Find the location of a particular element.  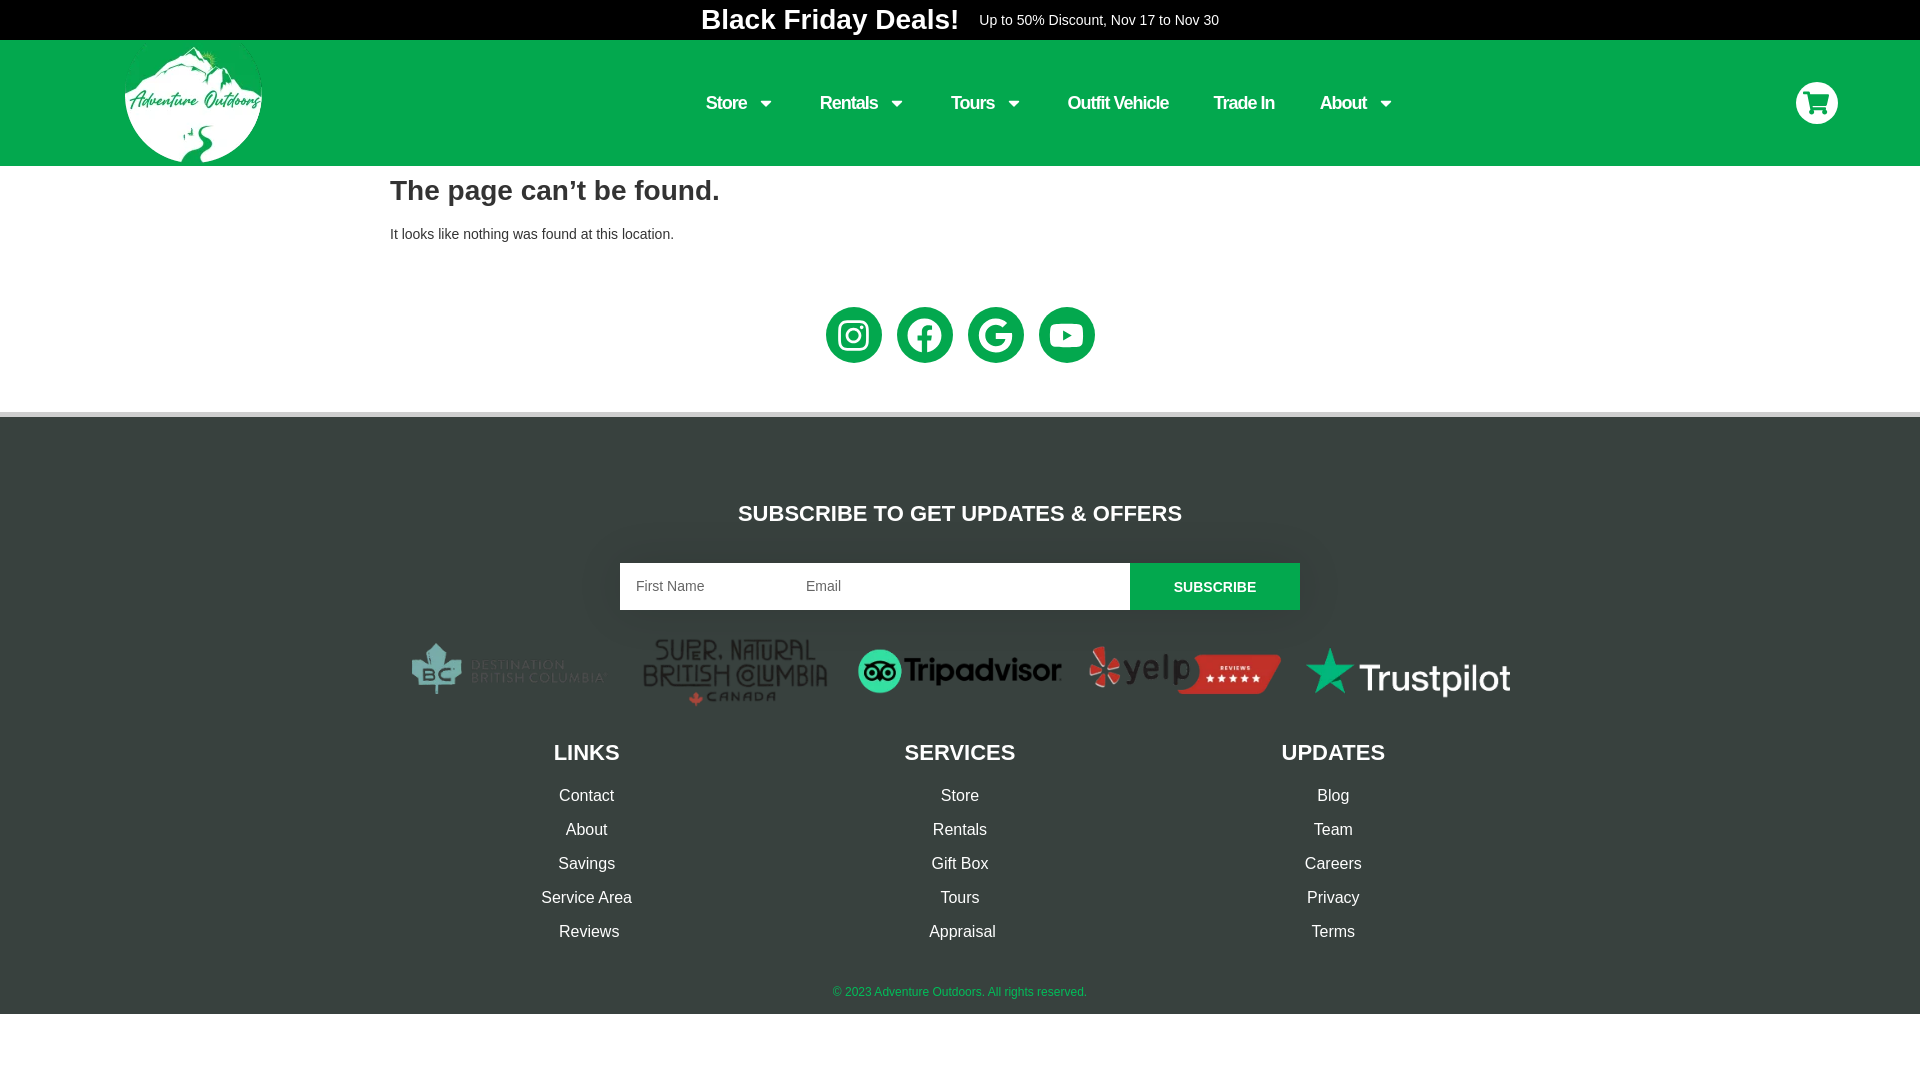

'Contact' is located at coordinates (585, 794).